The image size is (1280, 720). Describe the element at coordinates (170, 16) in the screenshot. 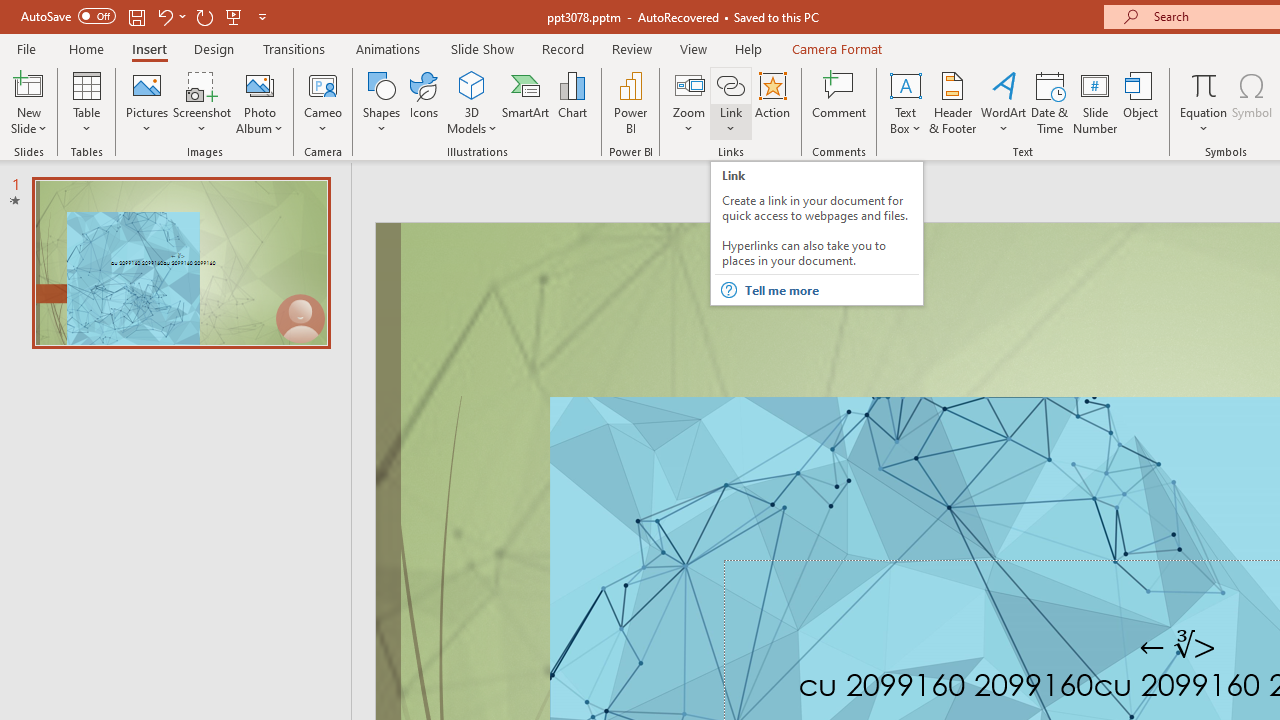

I see `'Undo'` at that location.